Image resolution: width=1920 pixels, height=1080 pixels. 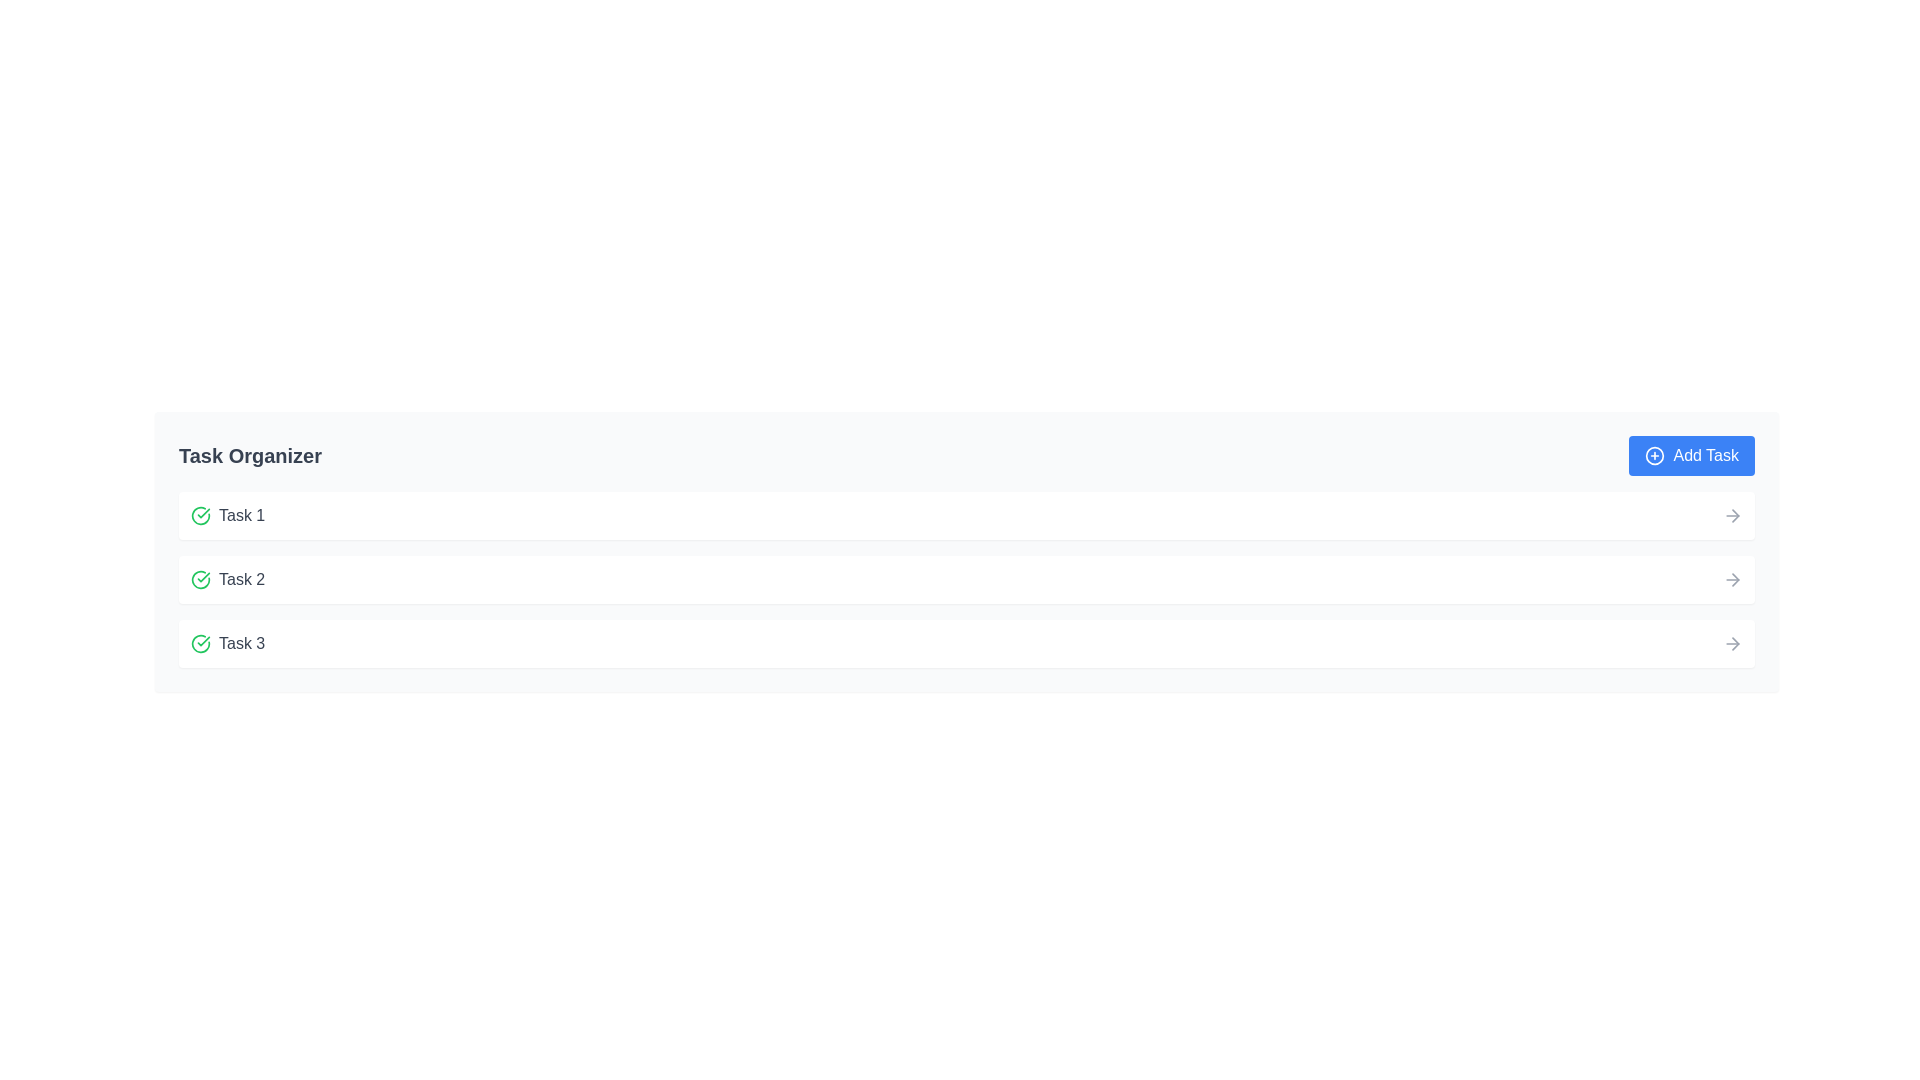 What do you see at coordinates (228, 644) in the screenshot?
I see `the label styled in gray text with a checkmark icon indicating 'Task 3', which is the last item in the task list` at bounding box center [228, 644].